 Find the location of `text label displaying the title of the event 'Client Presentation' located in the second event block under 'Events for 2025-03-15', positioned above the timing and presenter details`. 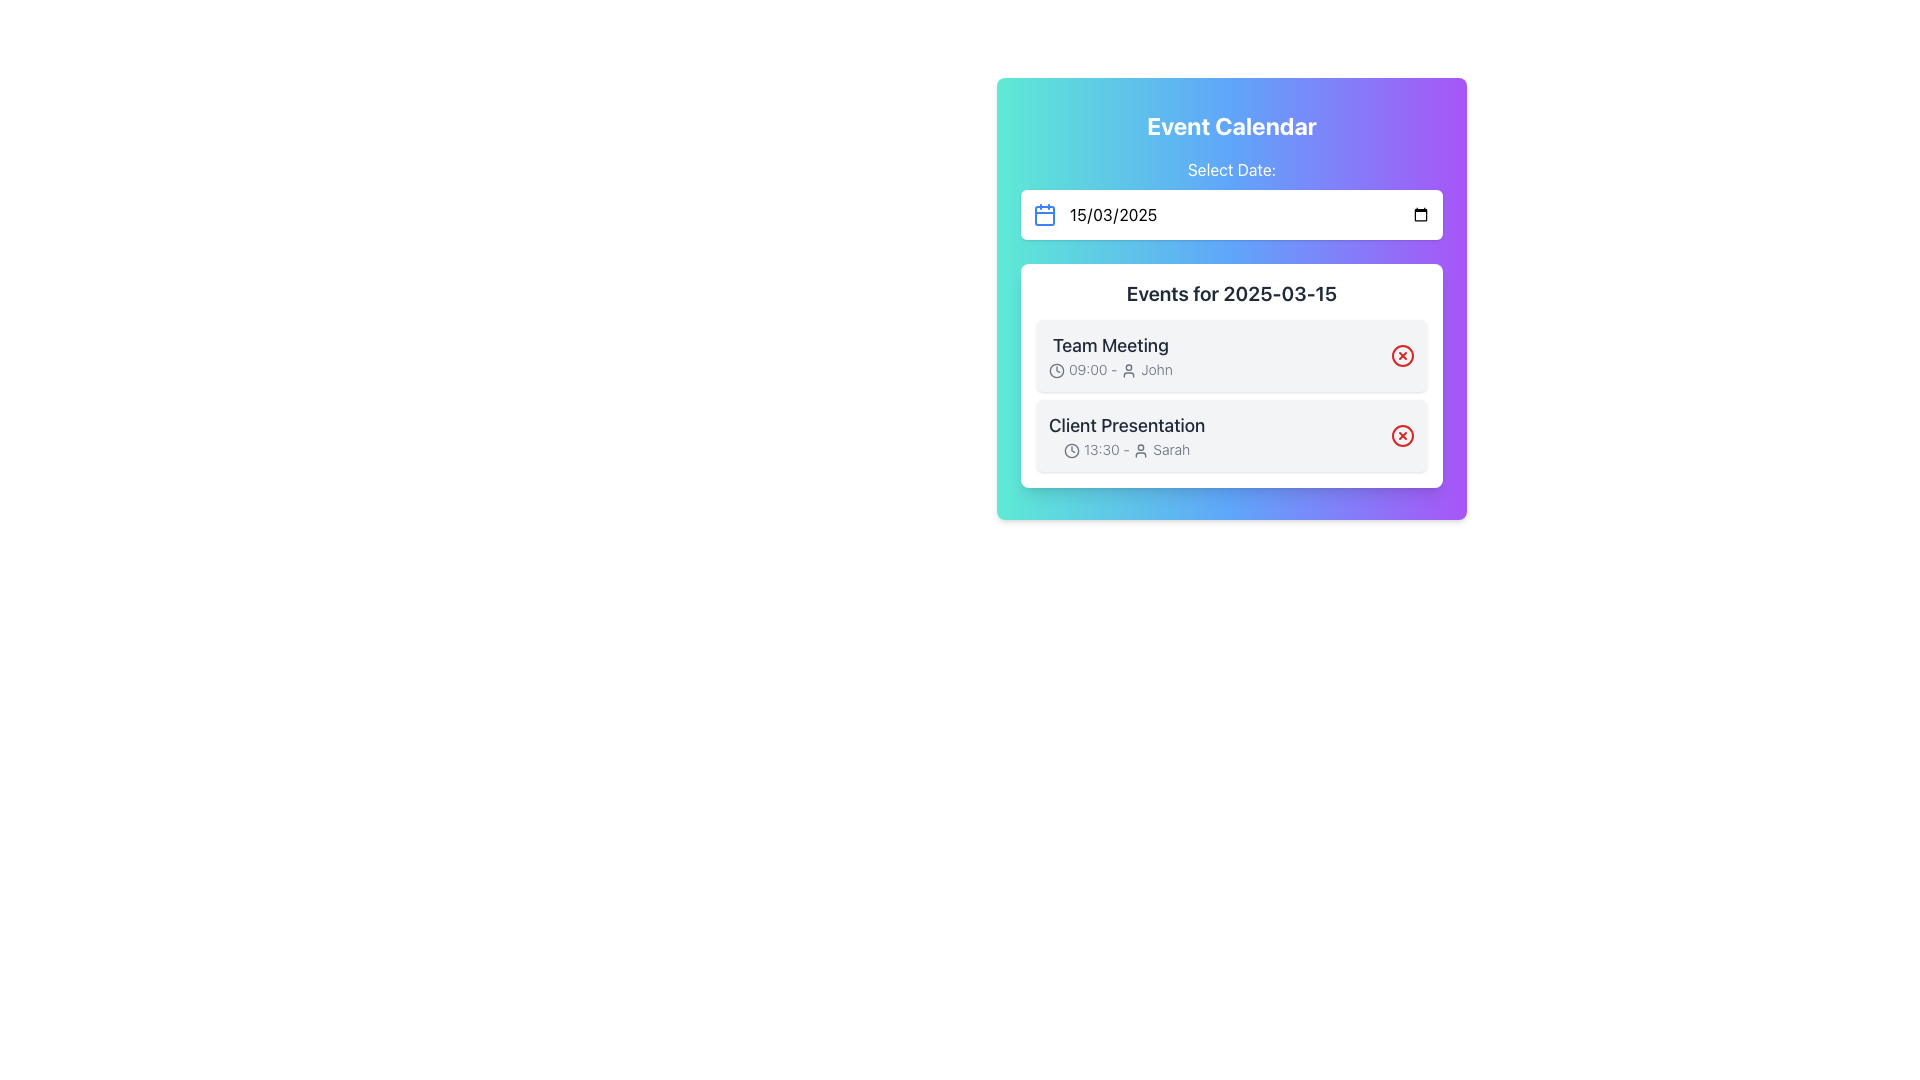

text label displaying the title of the event 'Client Presentation' located in the second event block under 'Events for 2025-03-15', positioned above the timing and presenter details is located at coordinates (1127, 424).